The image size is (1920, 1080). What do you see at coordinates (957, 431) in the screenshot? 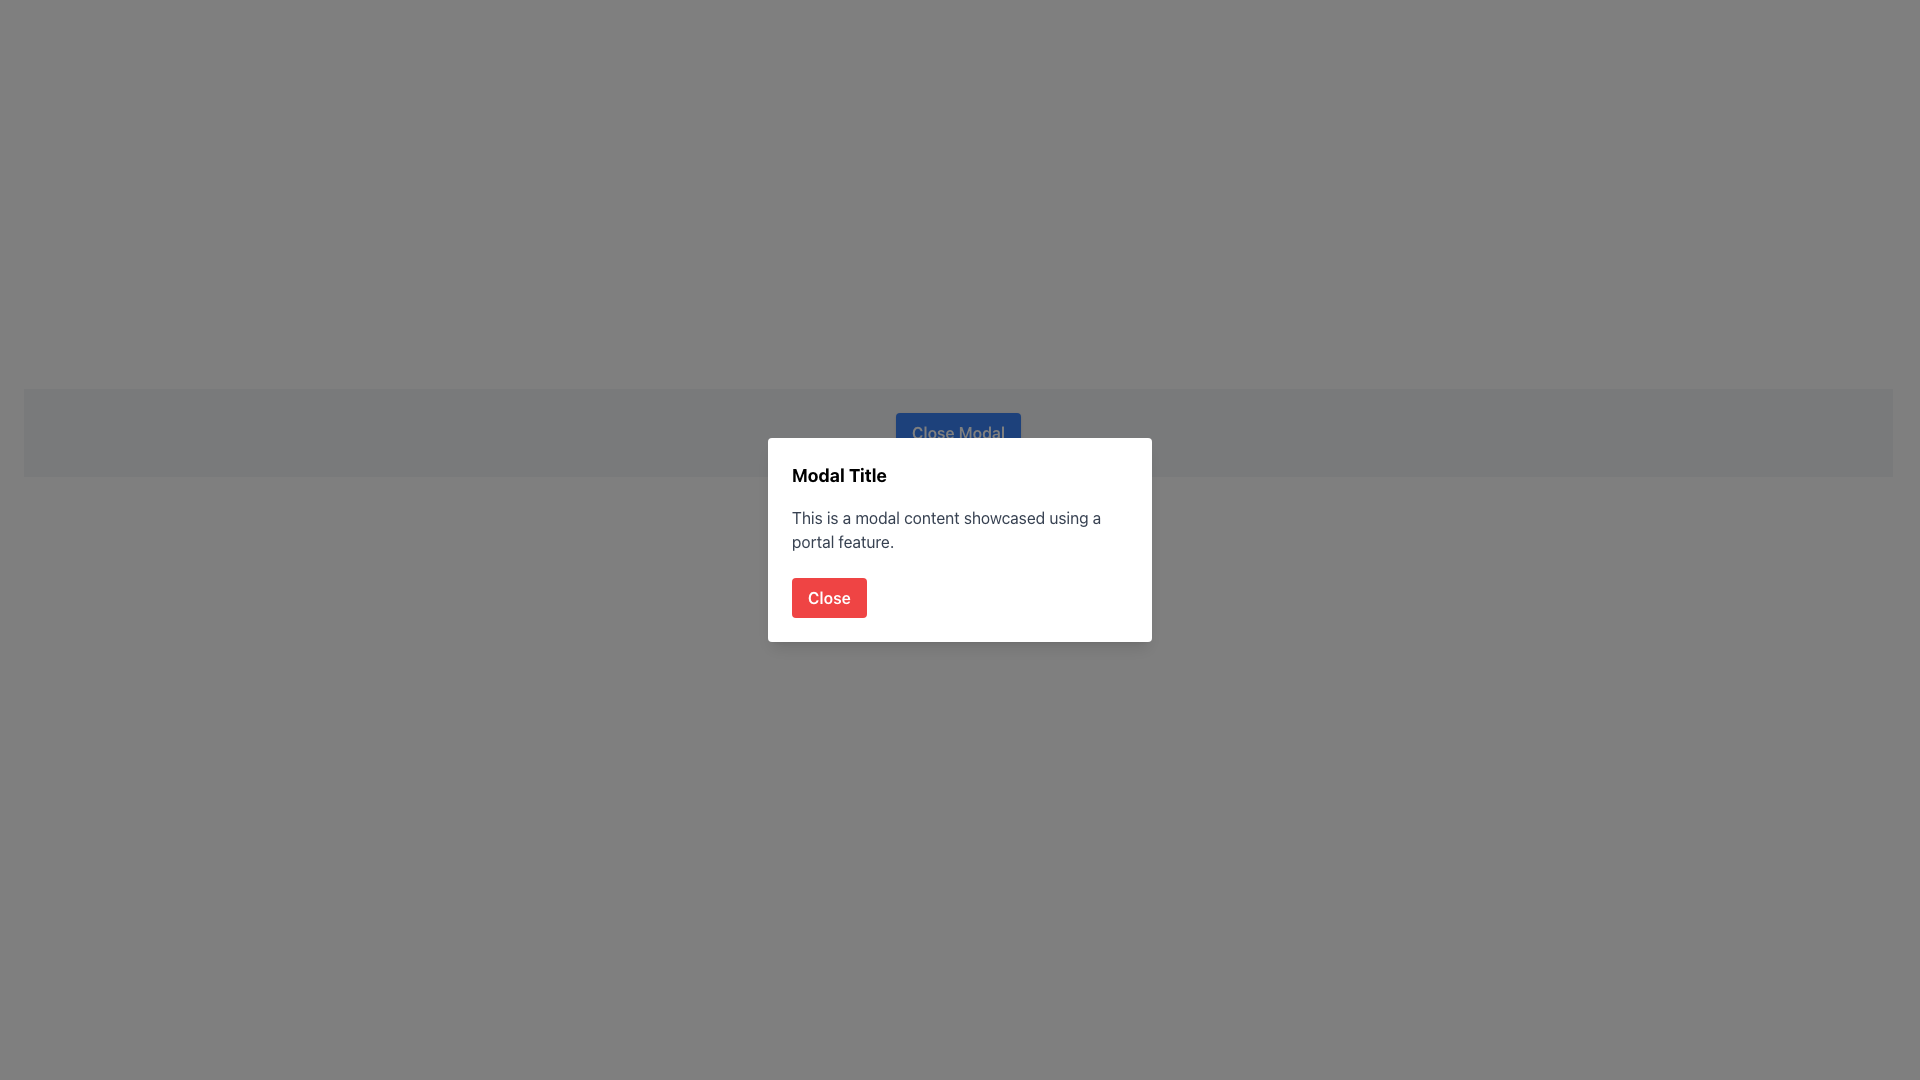
I see `the blue button labeled 'Close Modal'` at bounding box center [957, 431].